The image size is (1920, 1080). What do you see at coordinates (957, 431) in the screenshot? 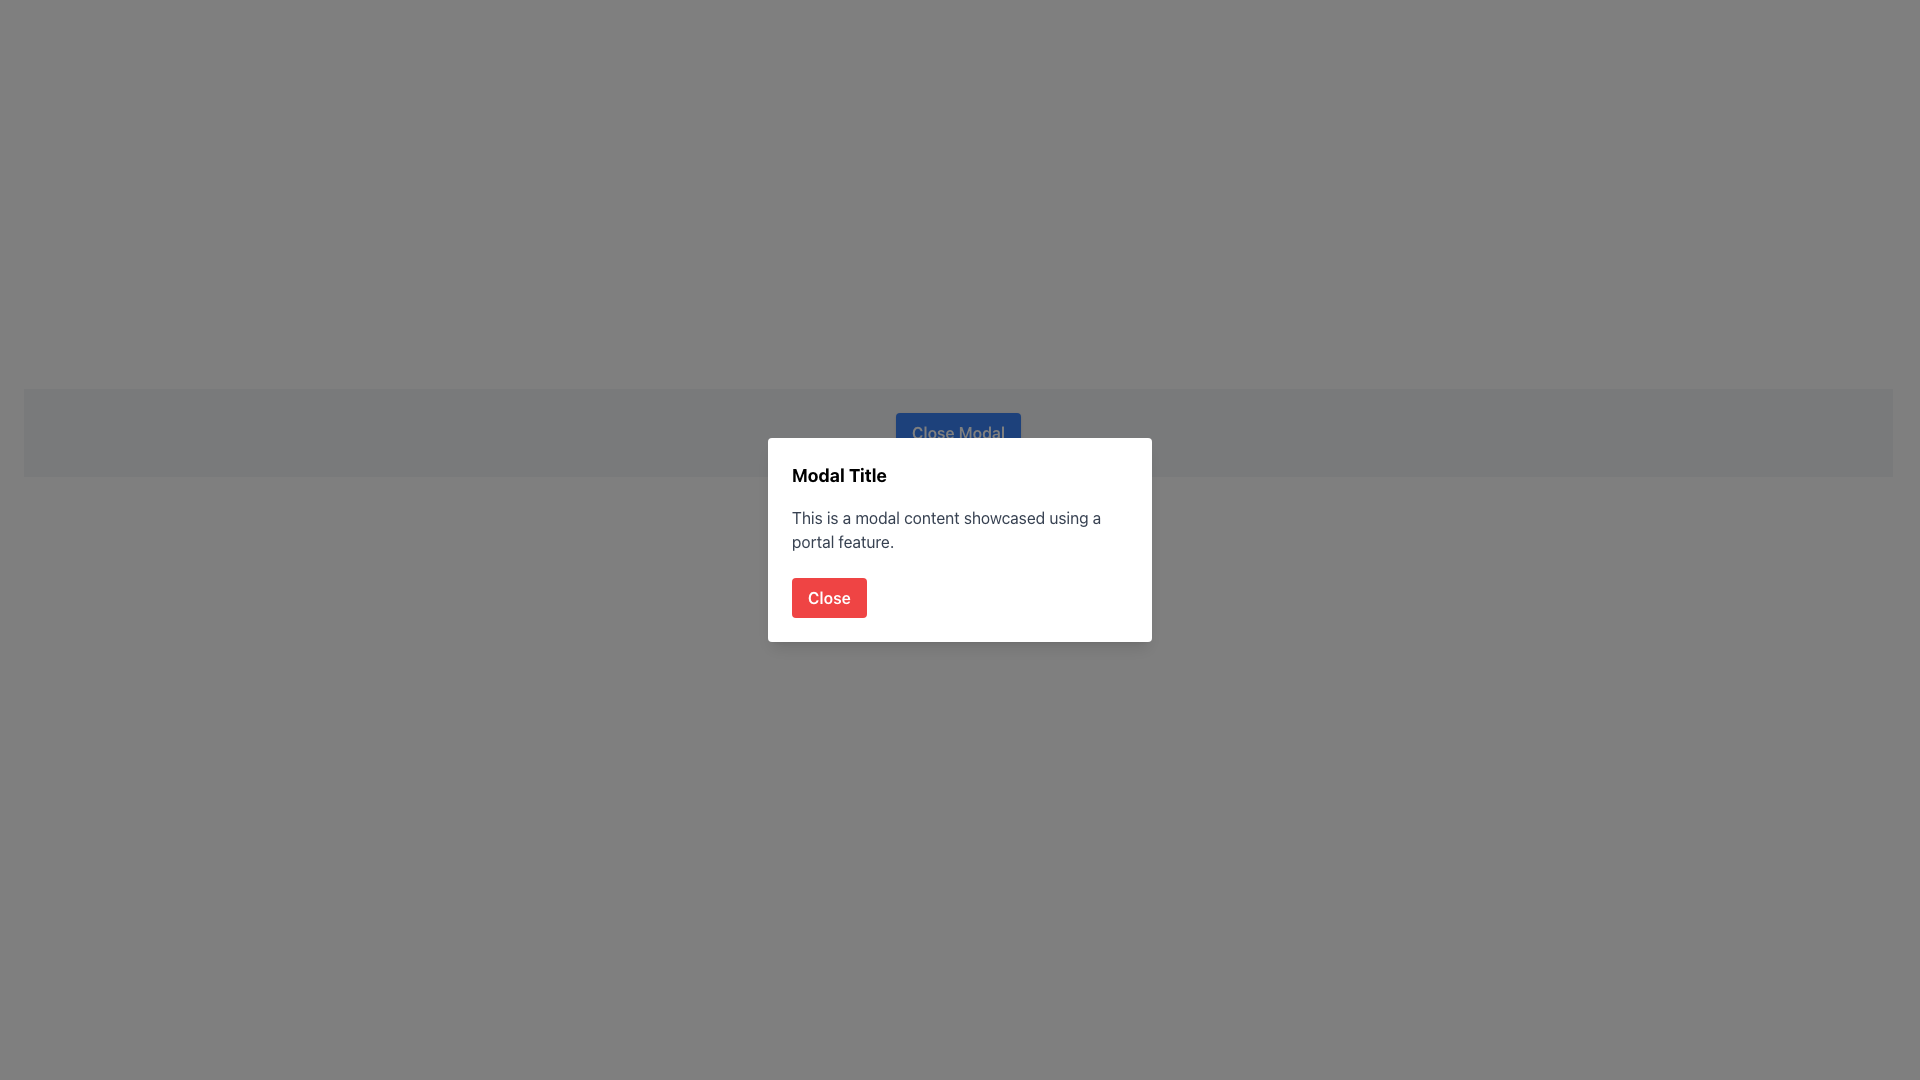
I see `the blue button labeled 'Close Modal'` at bounding box center [957, 431].